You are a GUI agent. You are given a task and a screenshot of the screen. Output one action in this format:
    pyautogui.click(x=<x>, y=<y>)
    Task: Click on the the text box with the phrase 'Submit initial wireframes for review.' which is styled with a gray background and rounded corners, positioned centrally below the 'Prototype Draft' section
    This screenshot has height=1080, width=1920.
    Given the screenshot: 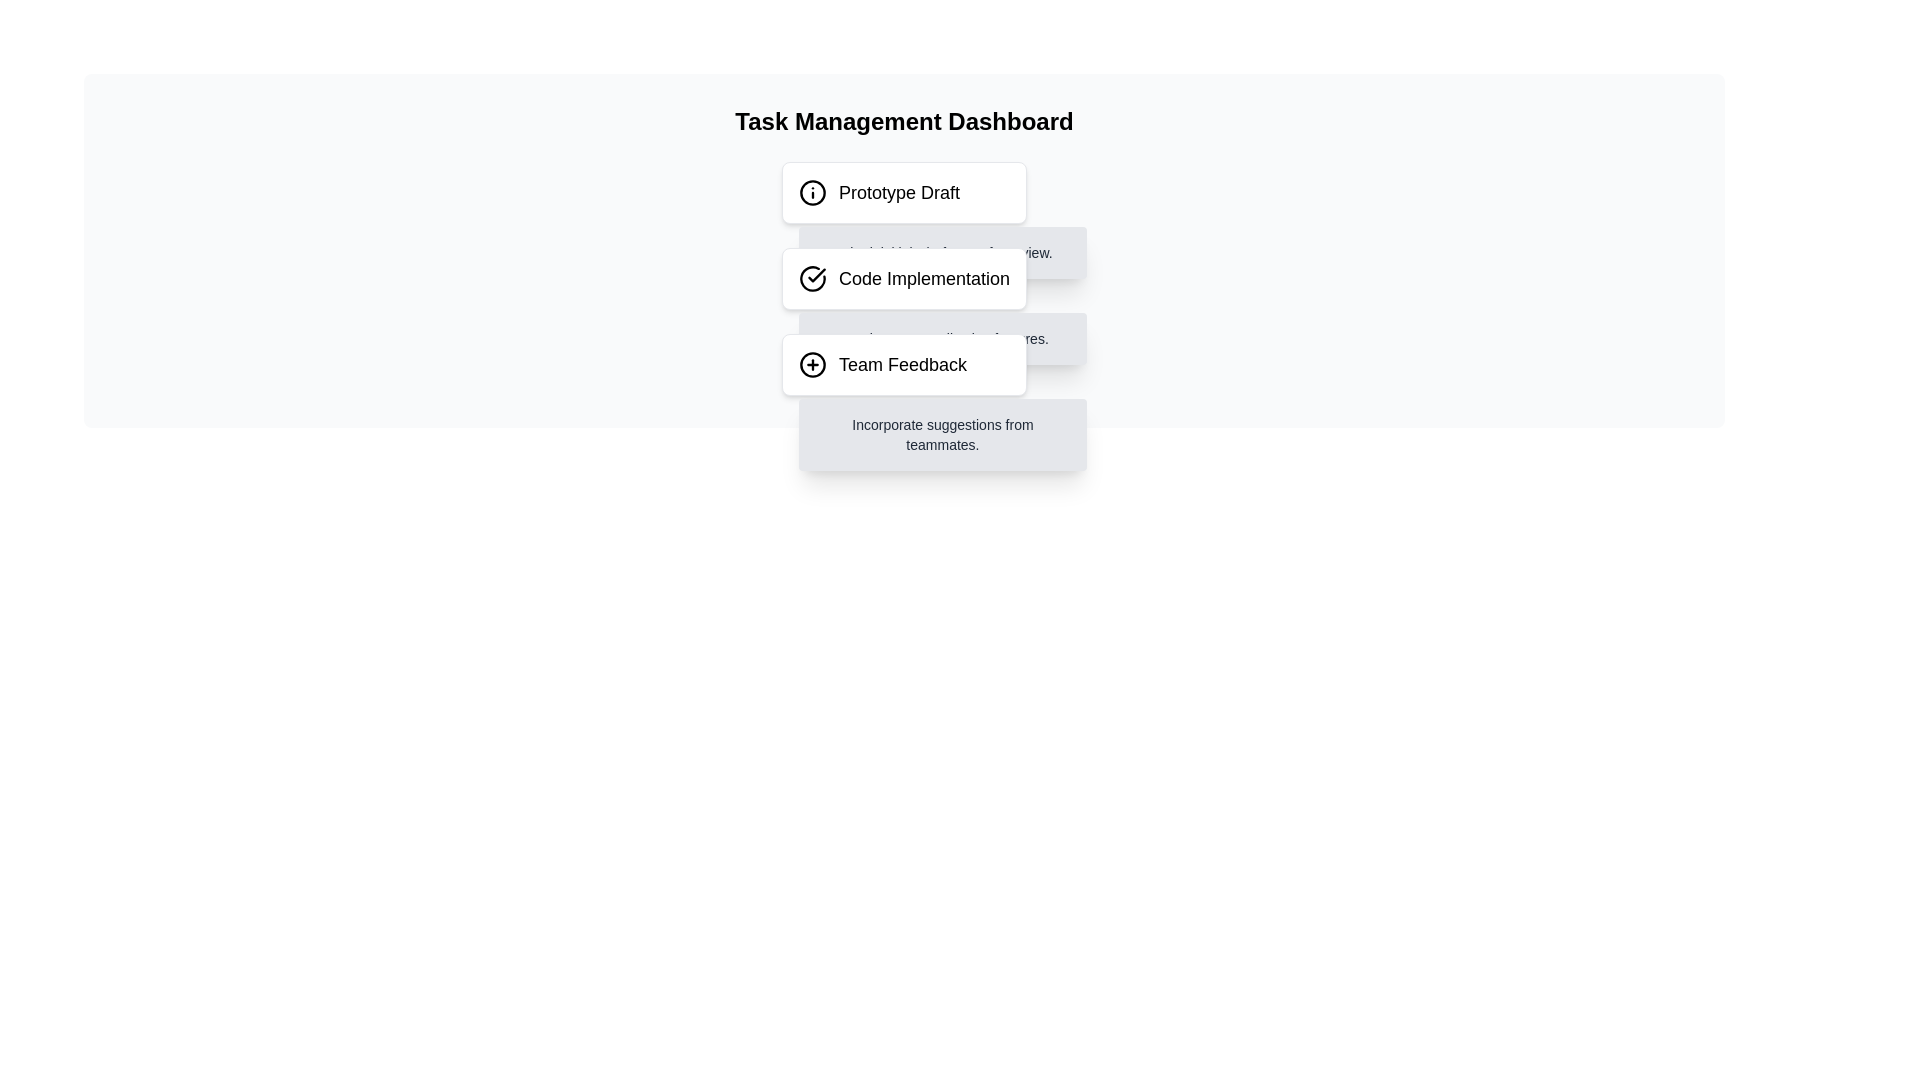 What is the action you would take?
    pyautogui.click(x=941, y=252)
    